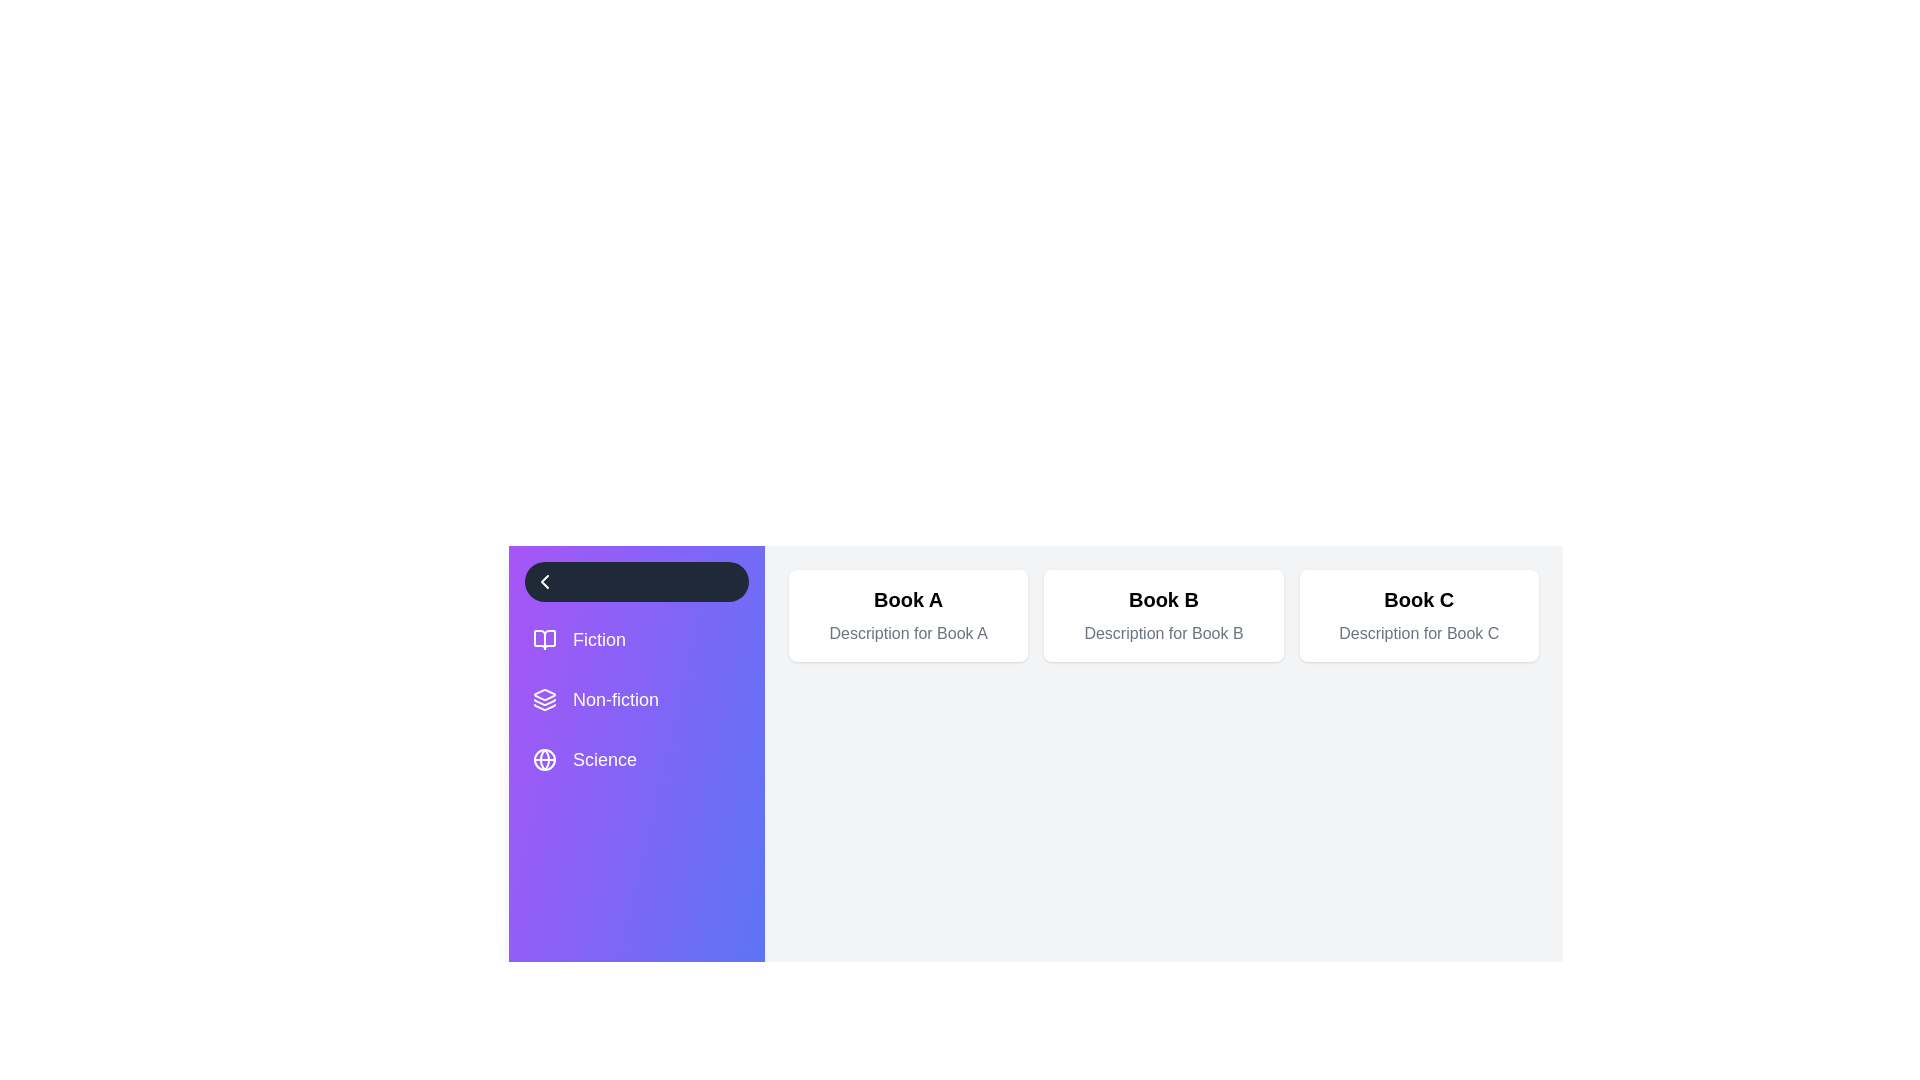 The height and width of the screenshot is (1080, 1920). Describe the element at coordinates (1163, 615) in the screenshot. I see `the card representing Book B` at that location.